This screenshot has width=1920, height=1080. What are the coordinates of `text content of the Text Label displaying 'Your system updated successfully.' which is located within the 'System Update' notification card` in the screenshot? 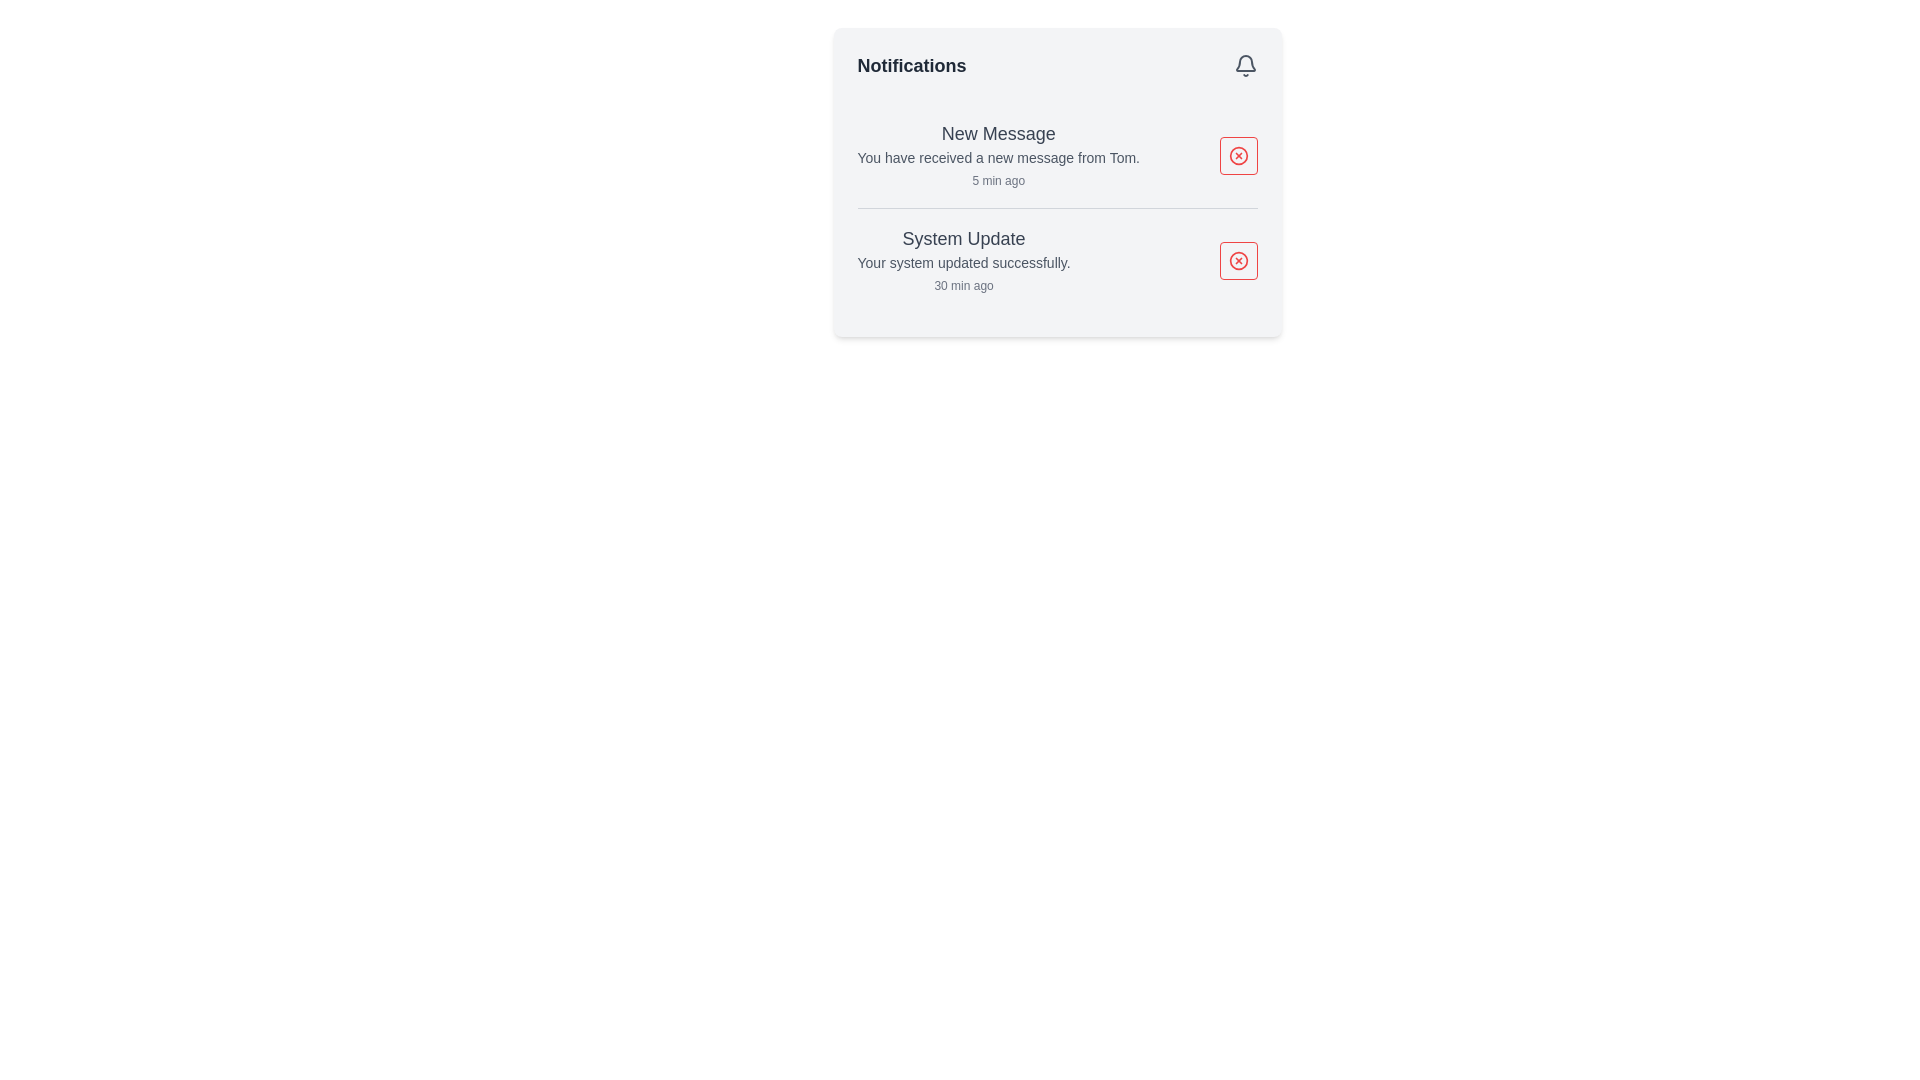 It's located at (964, 261).